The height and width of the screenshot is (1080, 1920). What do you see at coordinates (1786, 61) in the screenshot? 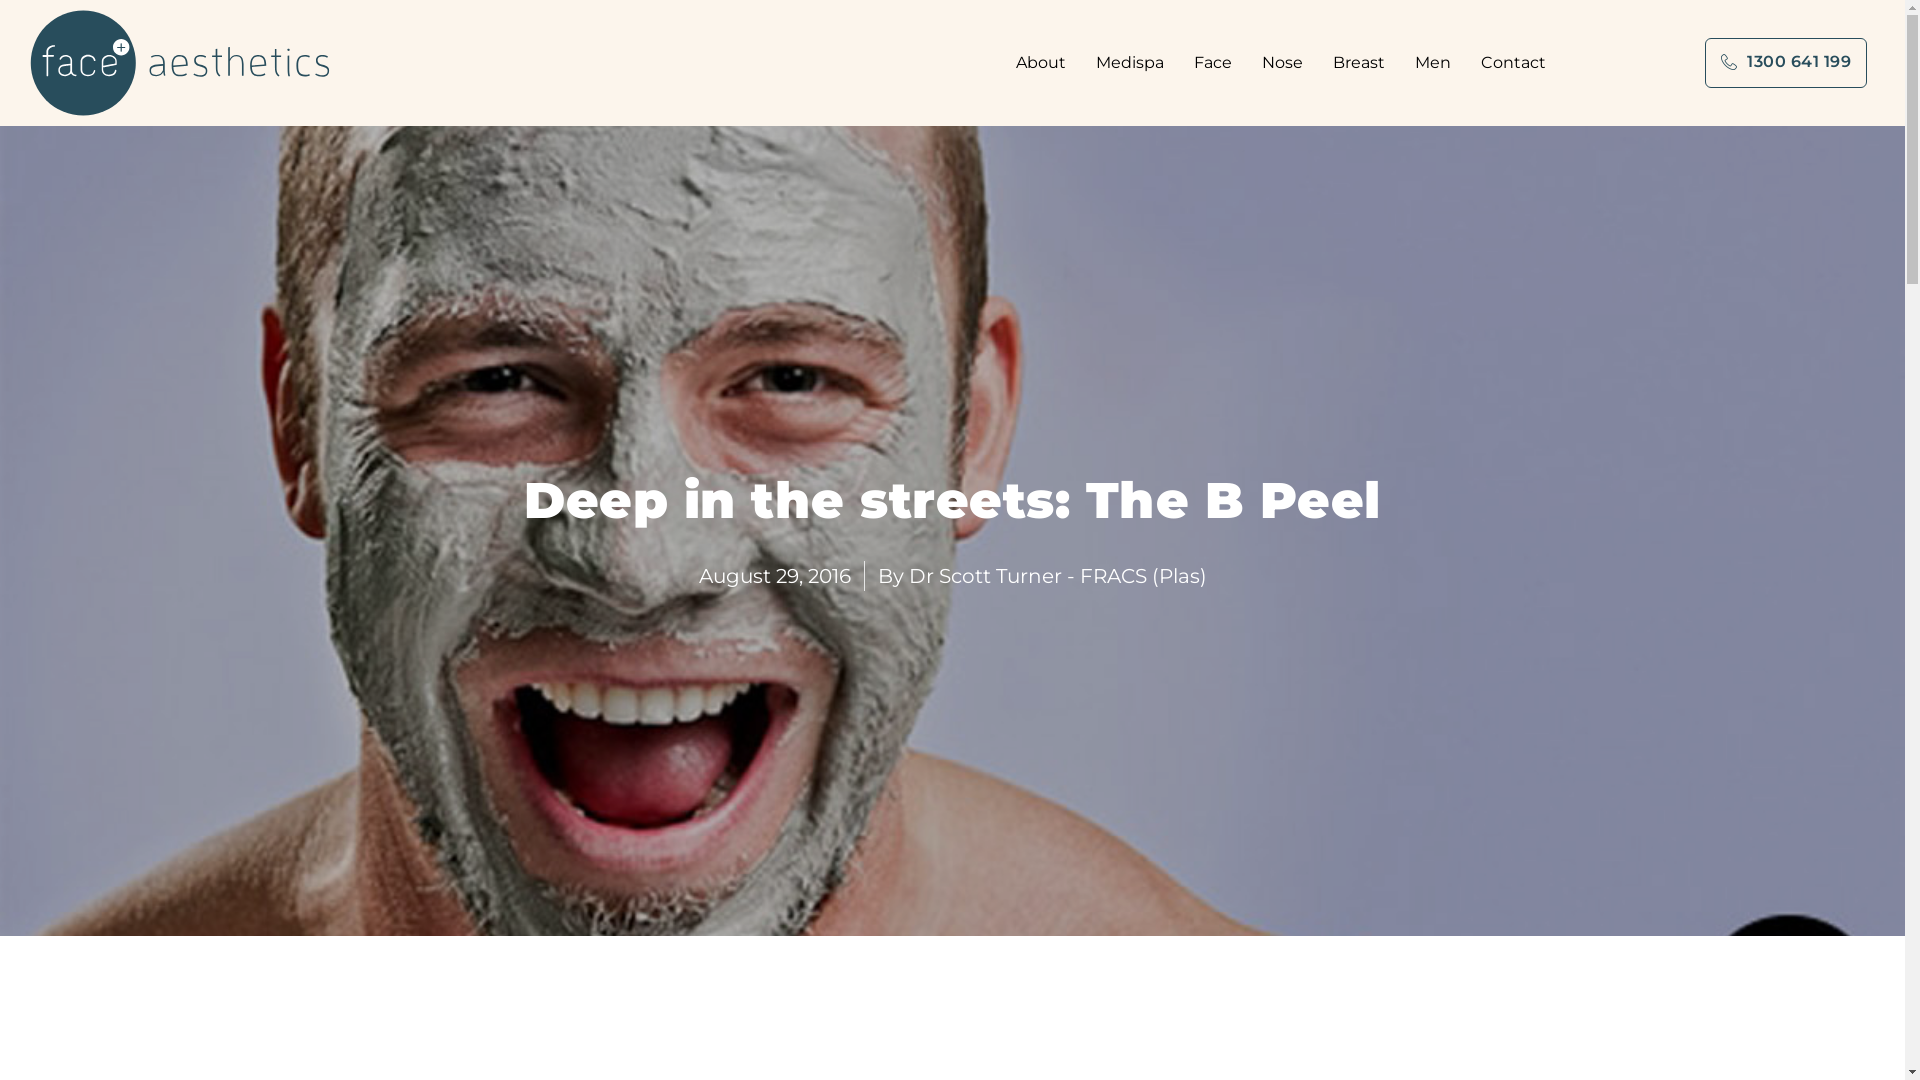
I see `'1300 641 199'` at bounding box center [1786, 61].